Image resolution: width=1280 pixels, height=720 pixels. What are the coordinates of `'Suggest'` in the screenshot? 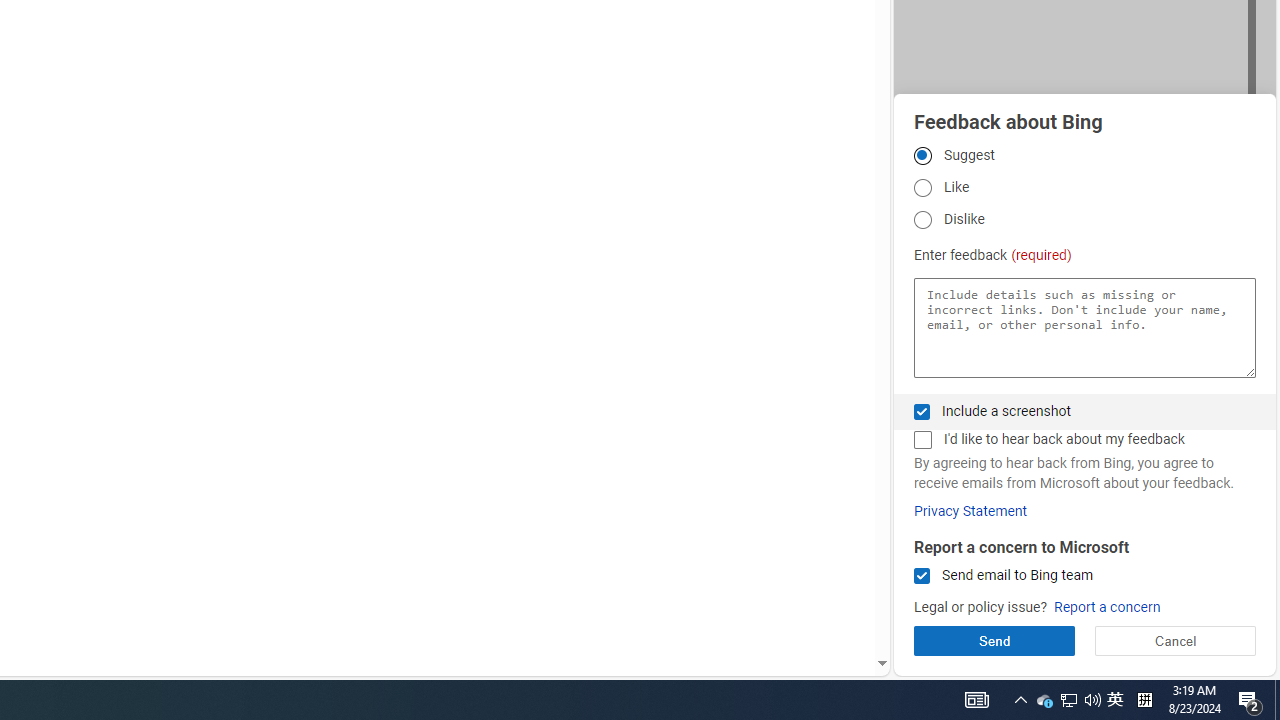 It's located at (921, 154).